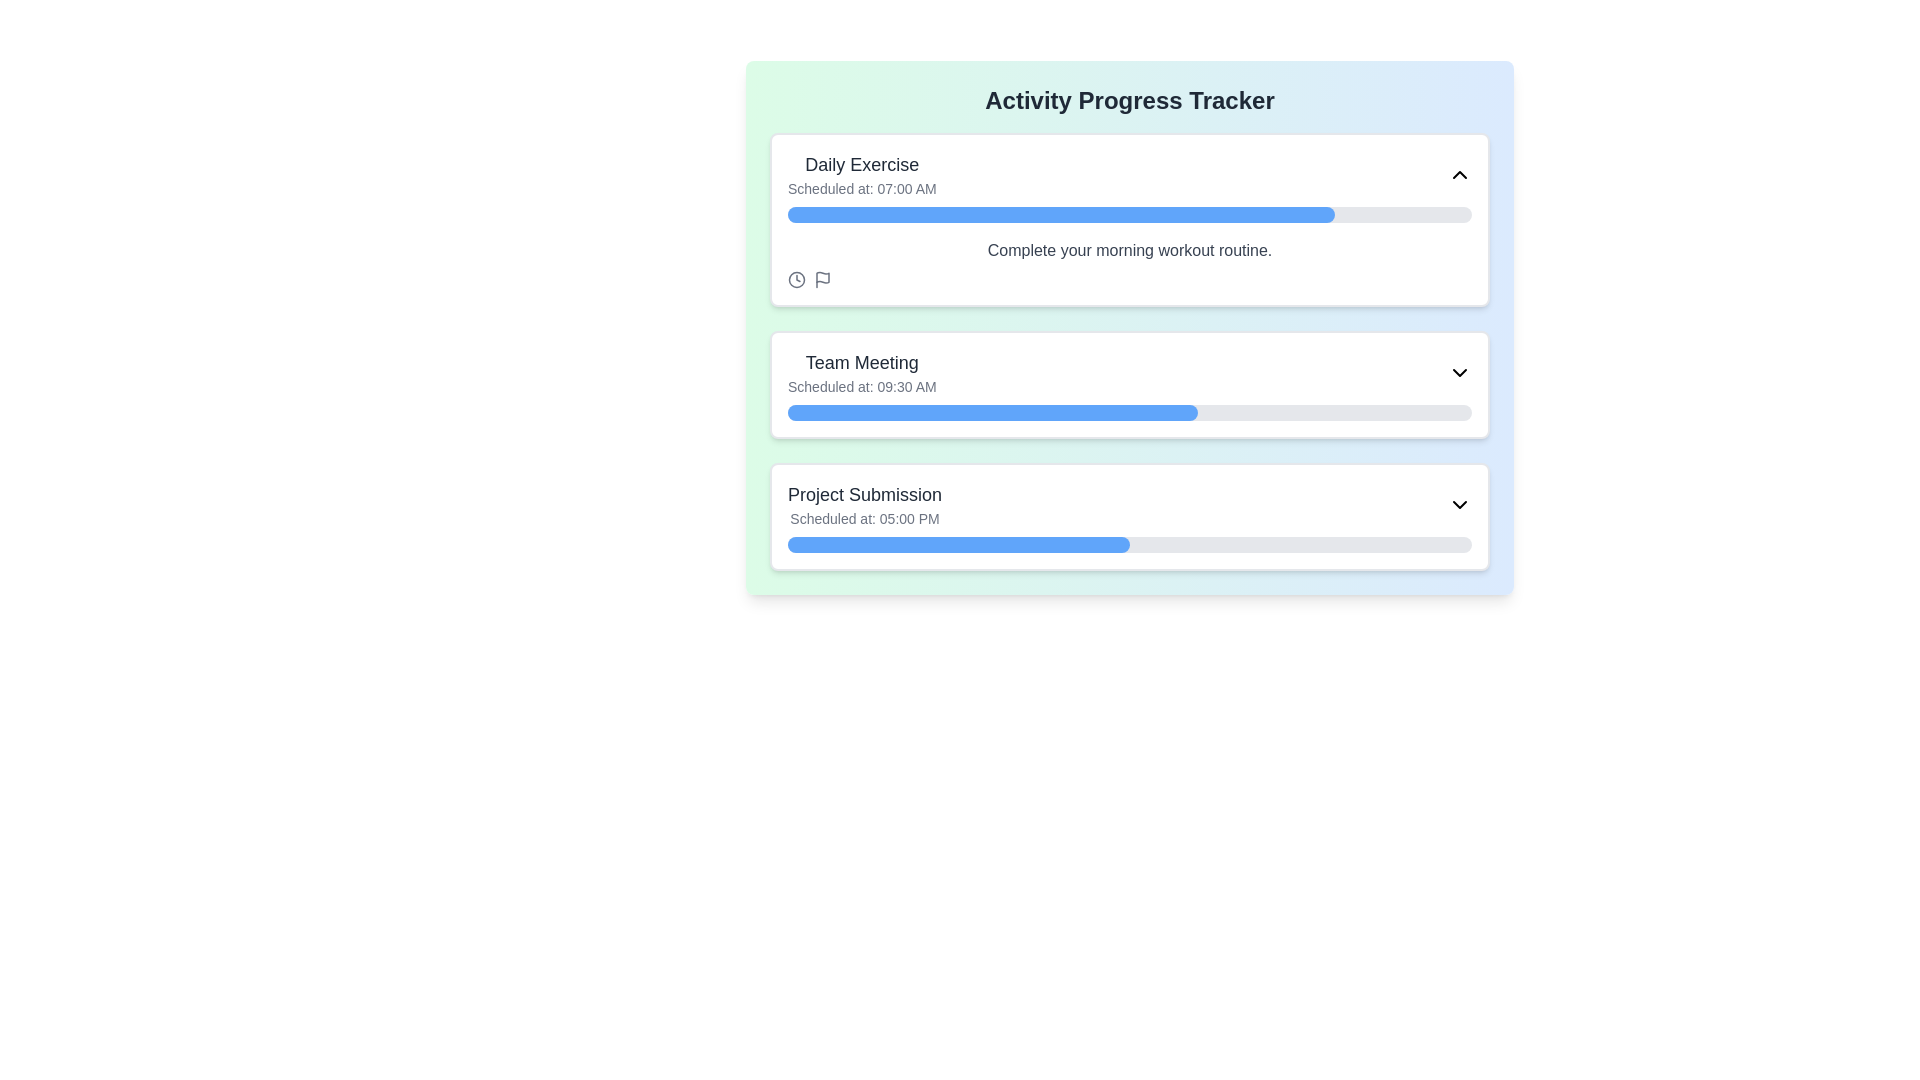  What do you see at coordinates (862, 189) in the screenshot?
I see `the static text label displaying 'Scheduled at: 07:00 AM', which is positioned below the 'Daily Exercise' label in the topmost card layout` at bounding box center [862, 189].